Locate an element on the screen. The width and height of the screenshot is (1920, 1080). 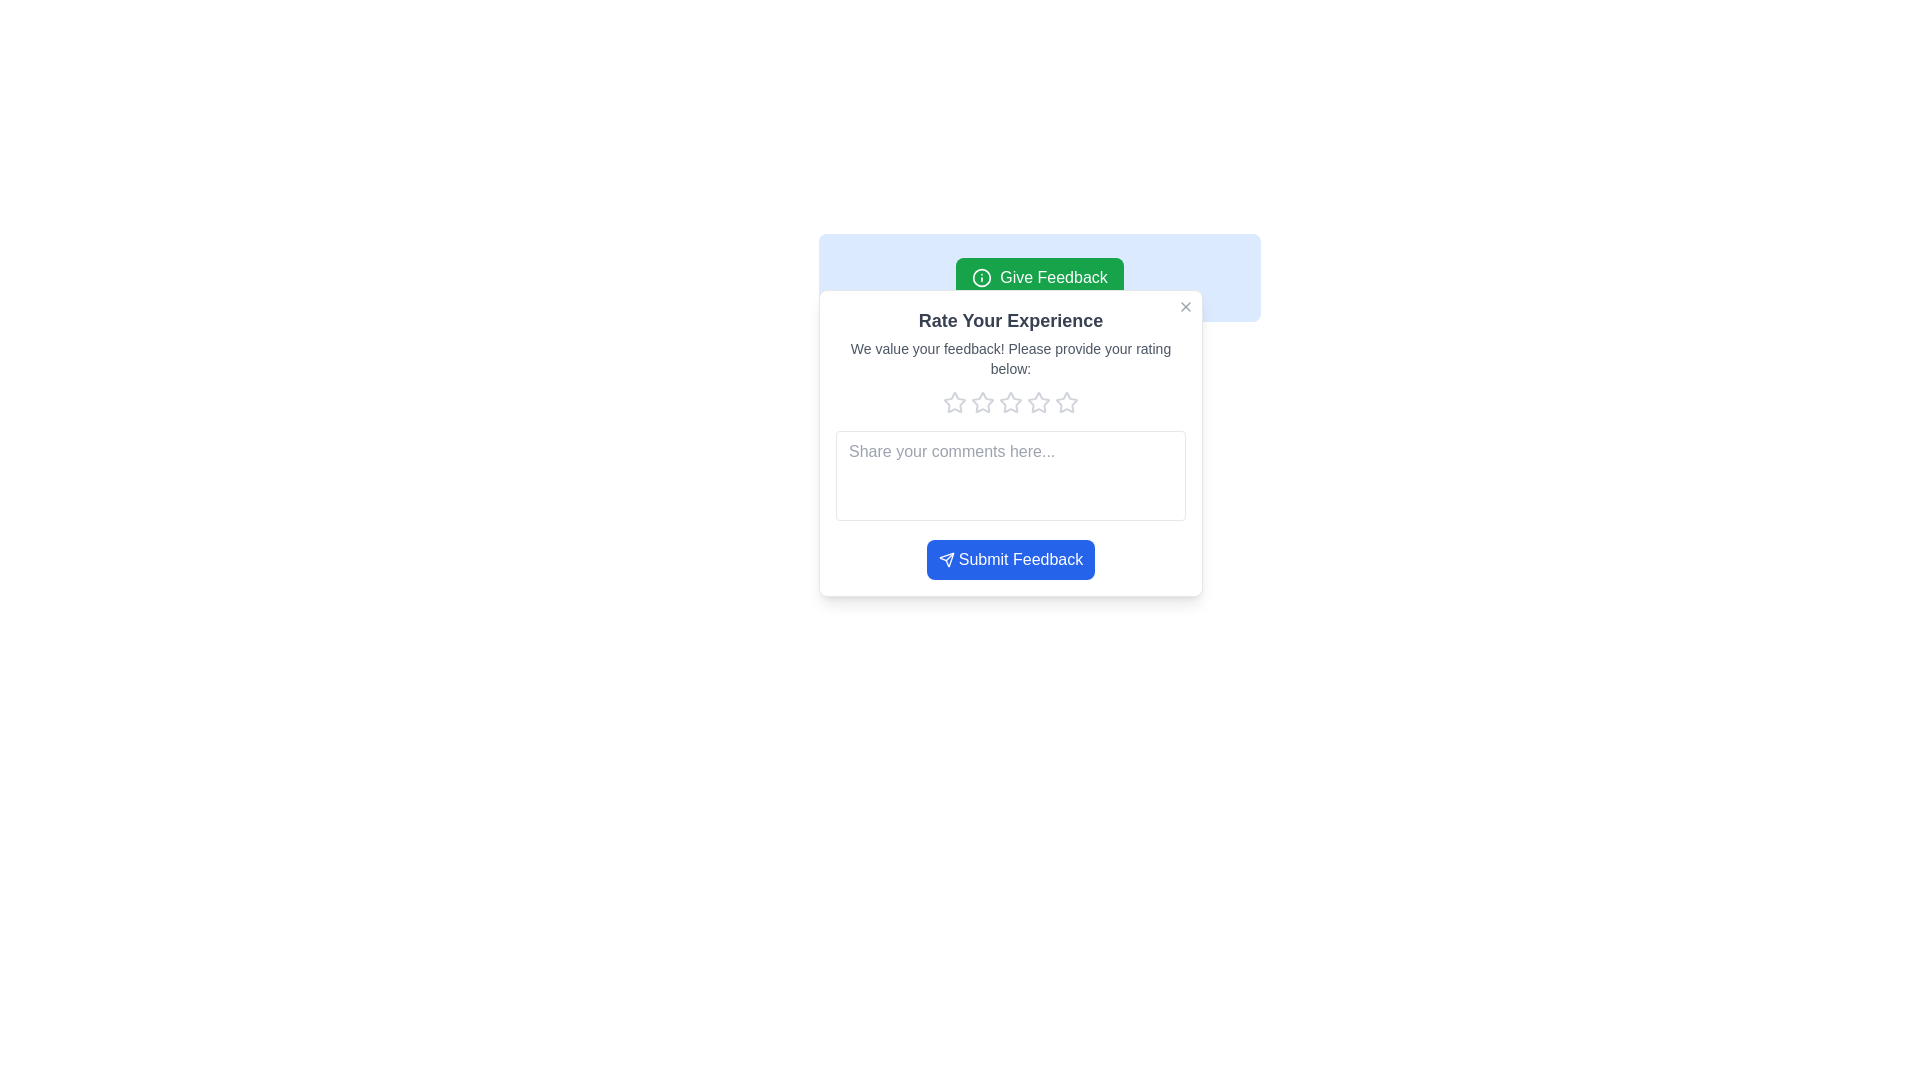
the submission icon located to the left of the 'Submit Feedback' text, which indicates the action of submission or sending is located at coordinates (945, 559).